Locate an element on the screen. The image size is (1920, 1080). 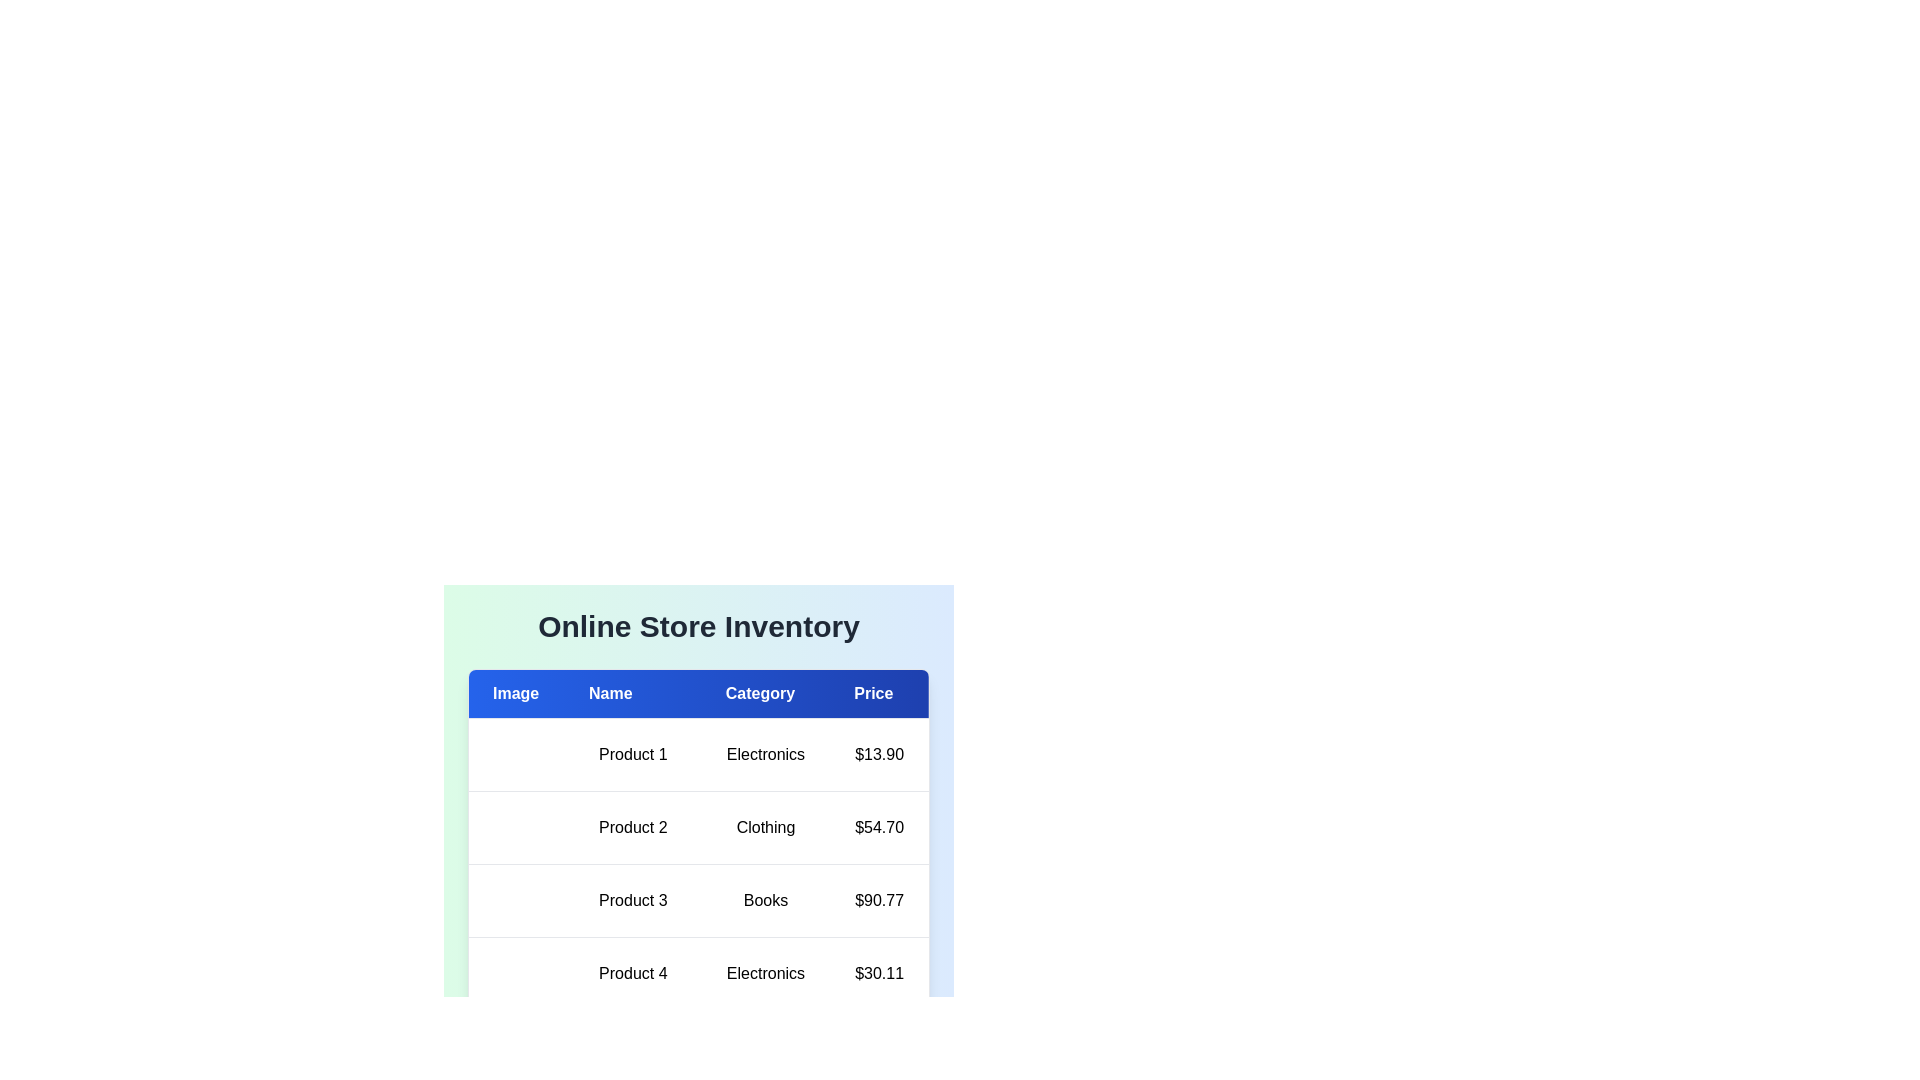
the text 'Online Store Inventory' in the header is located at coordinates (699, 626).